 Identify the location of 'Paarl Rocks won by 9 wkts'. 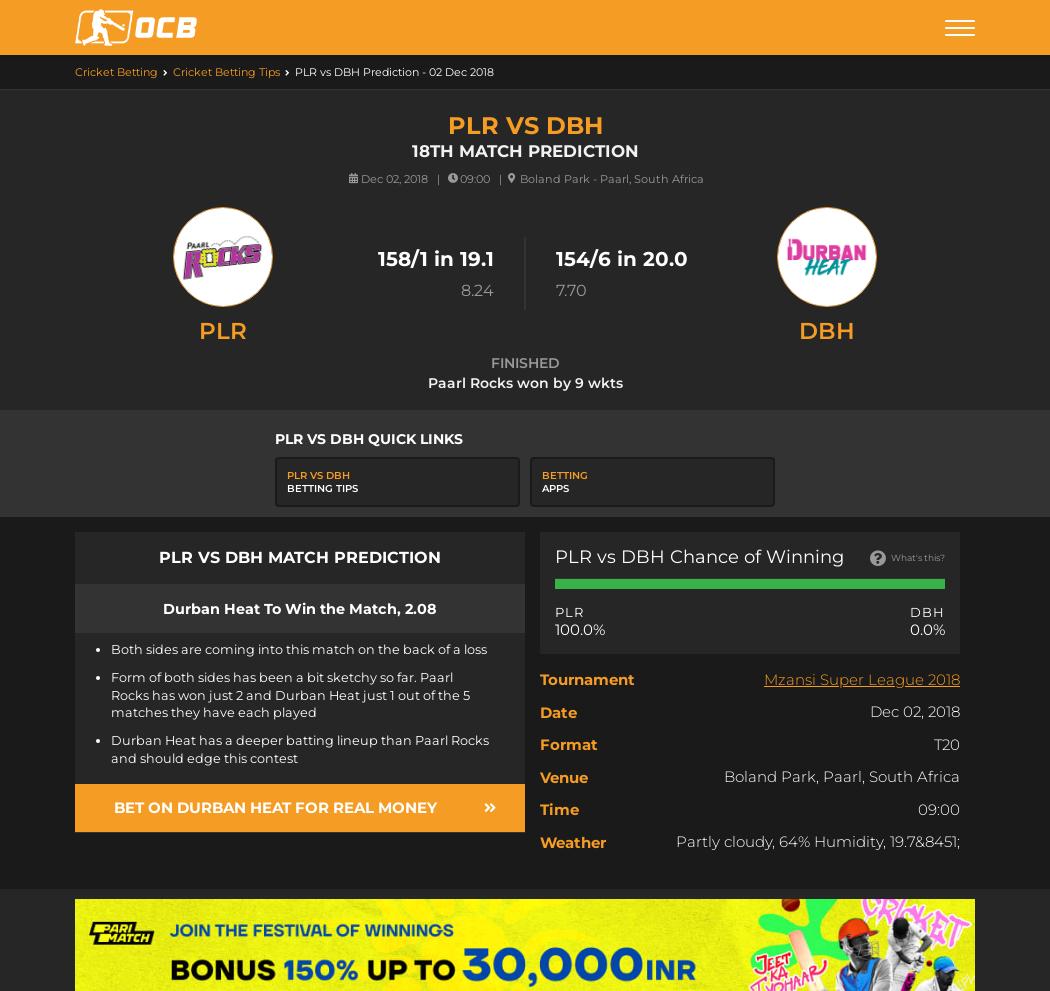
(523, 382).